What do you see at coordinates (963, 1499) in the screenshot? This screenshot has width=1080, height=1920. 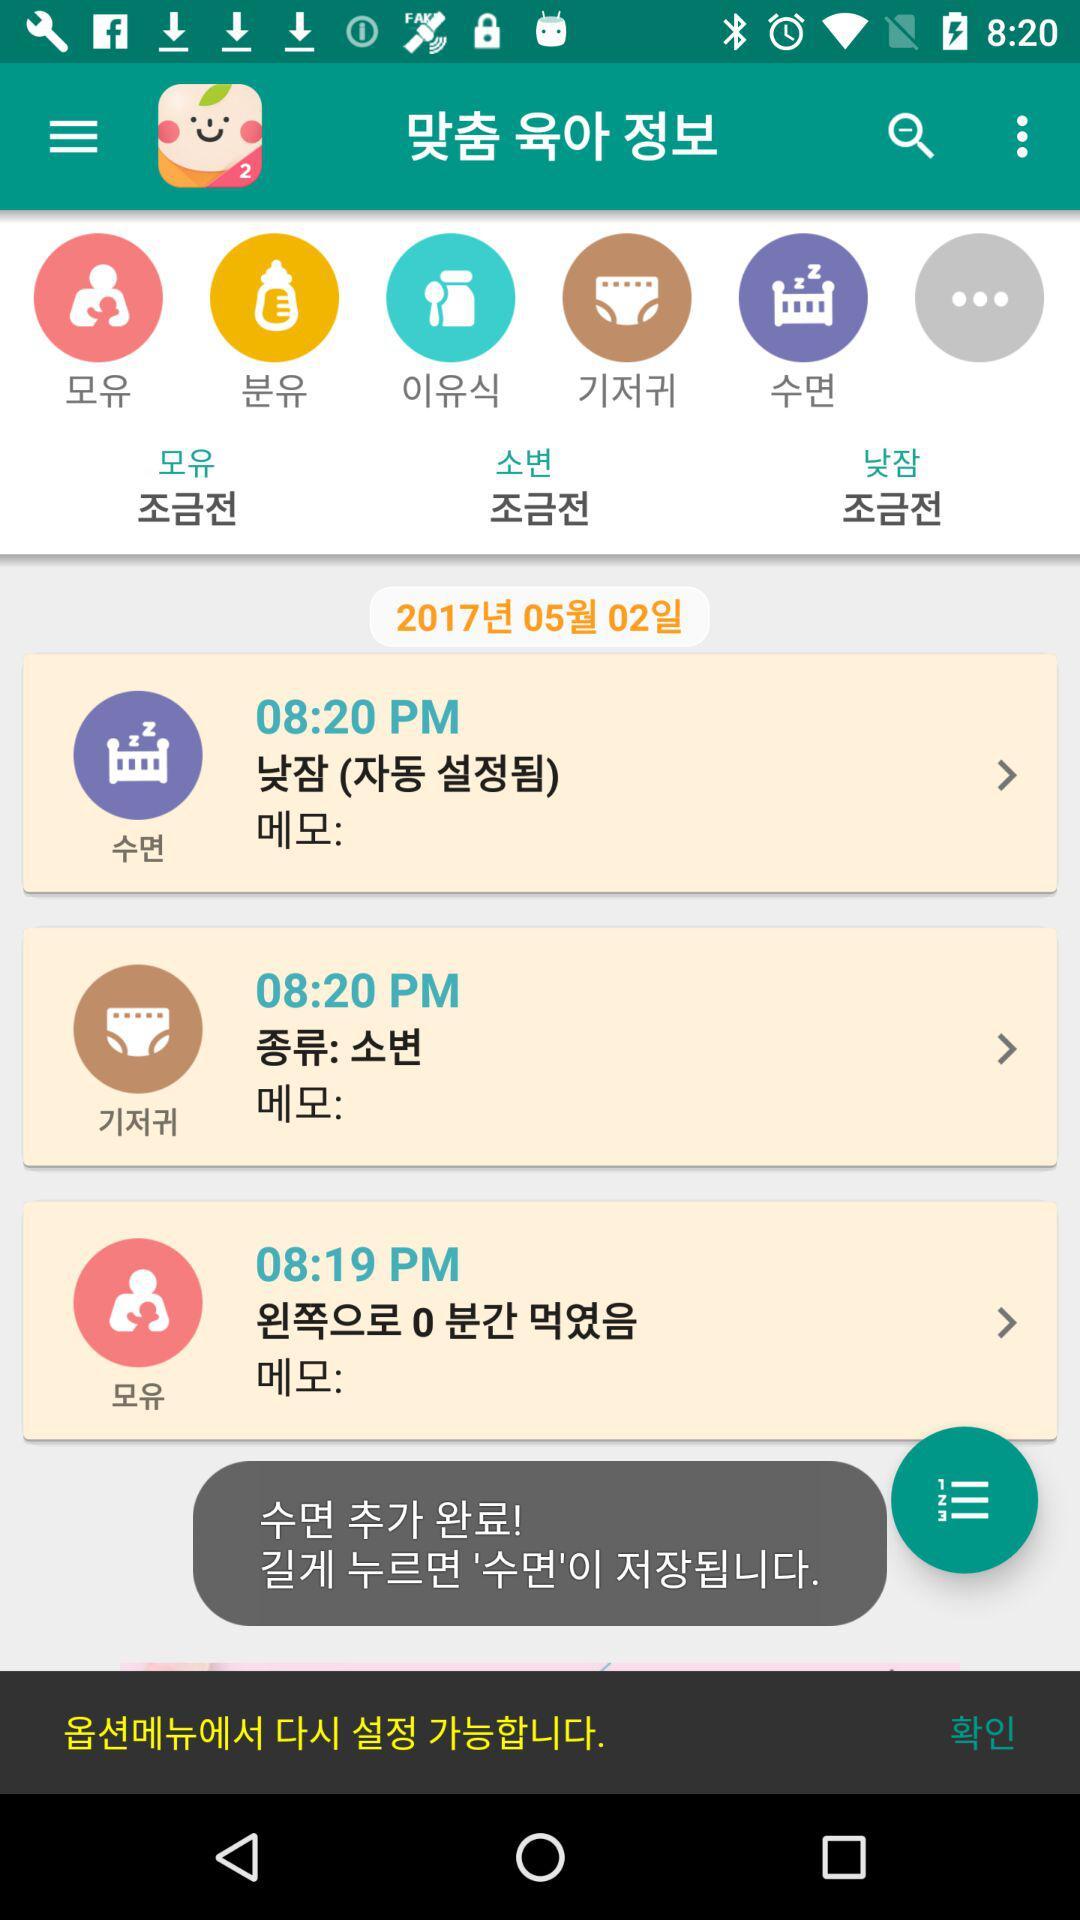 I see `the list icon` at bounding box center [963, 1499].